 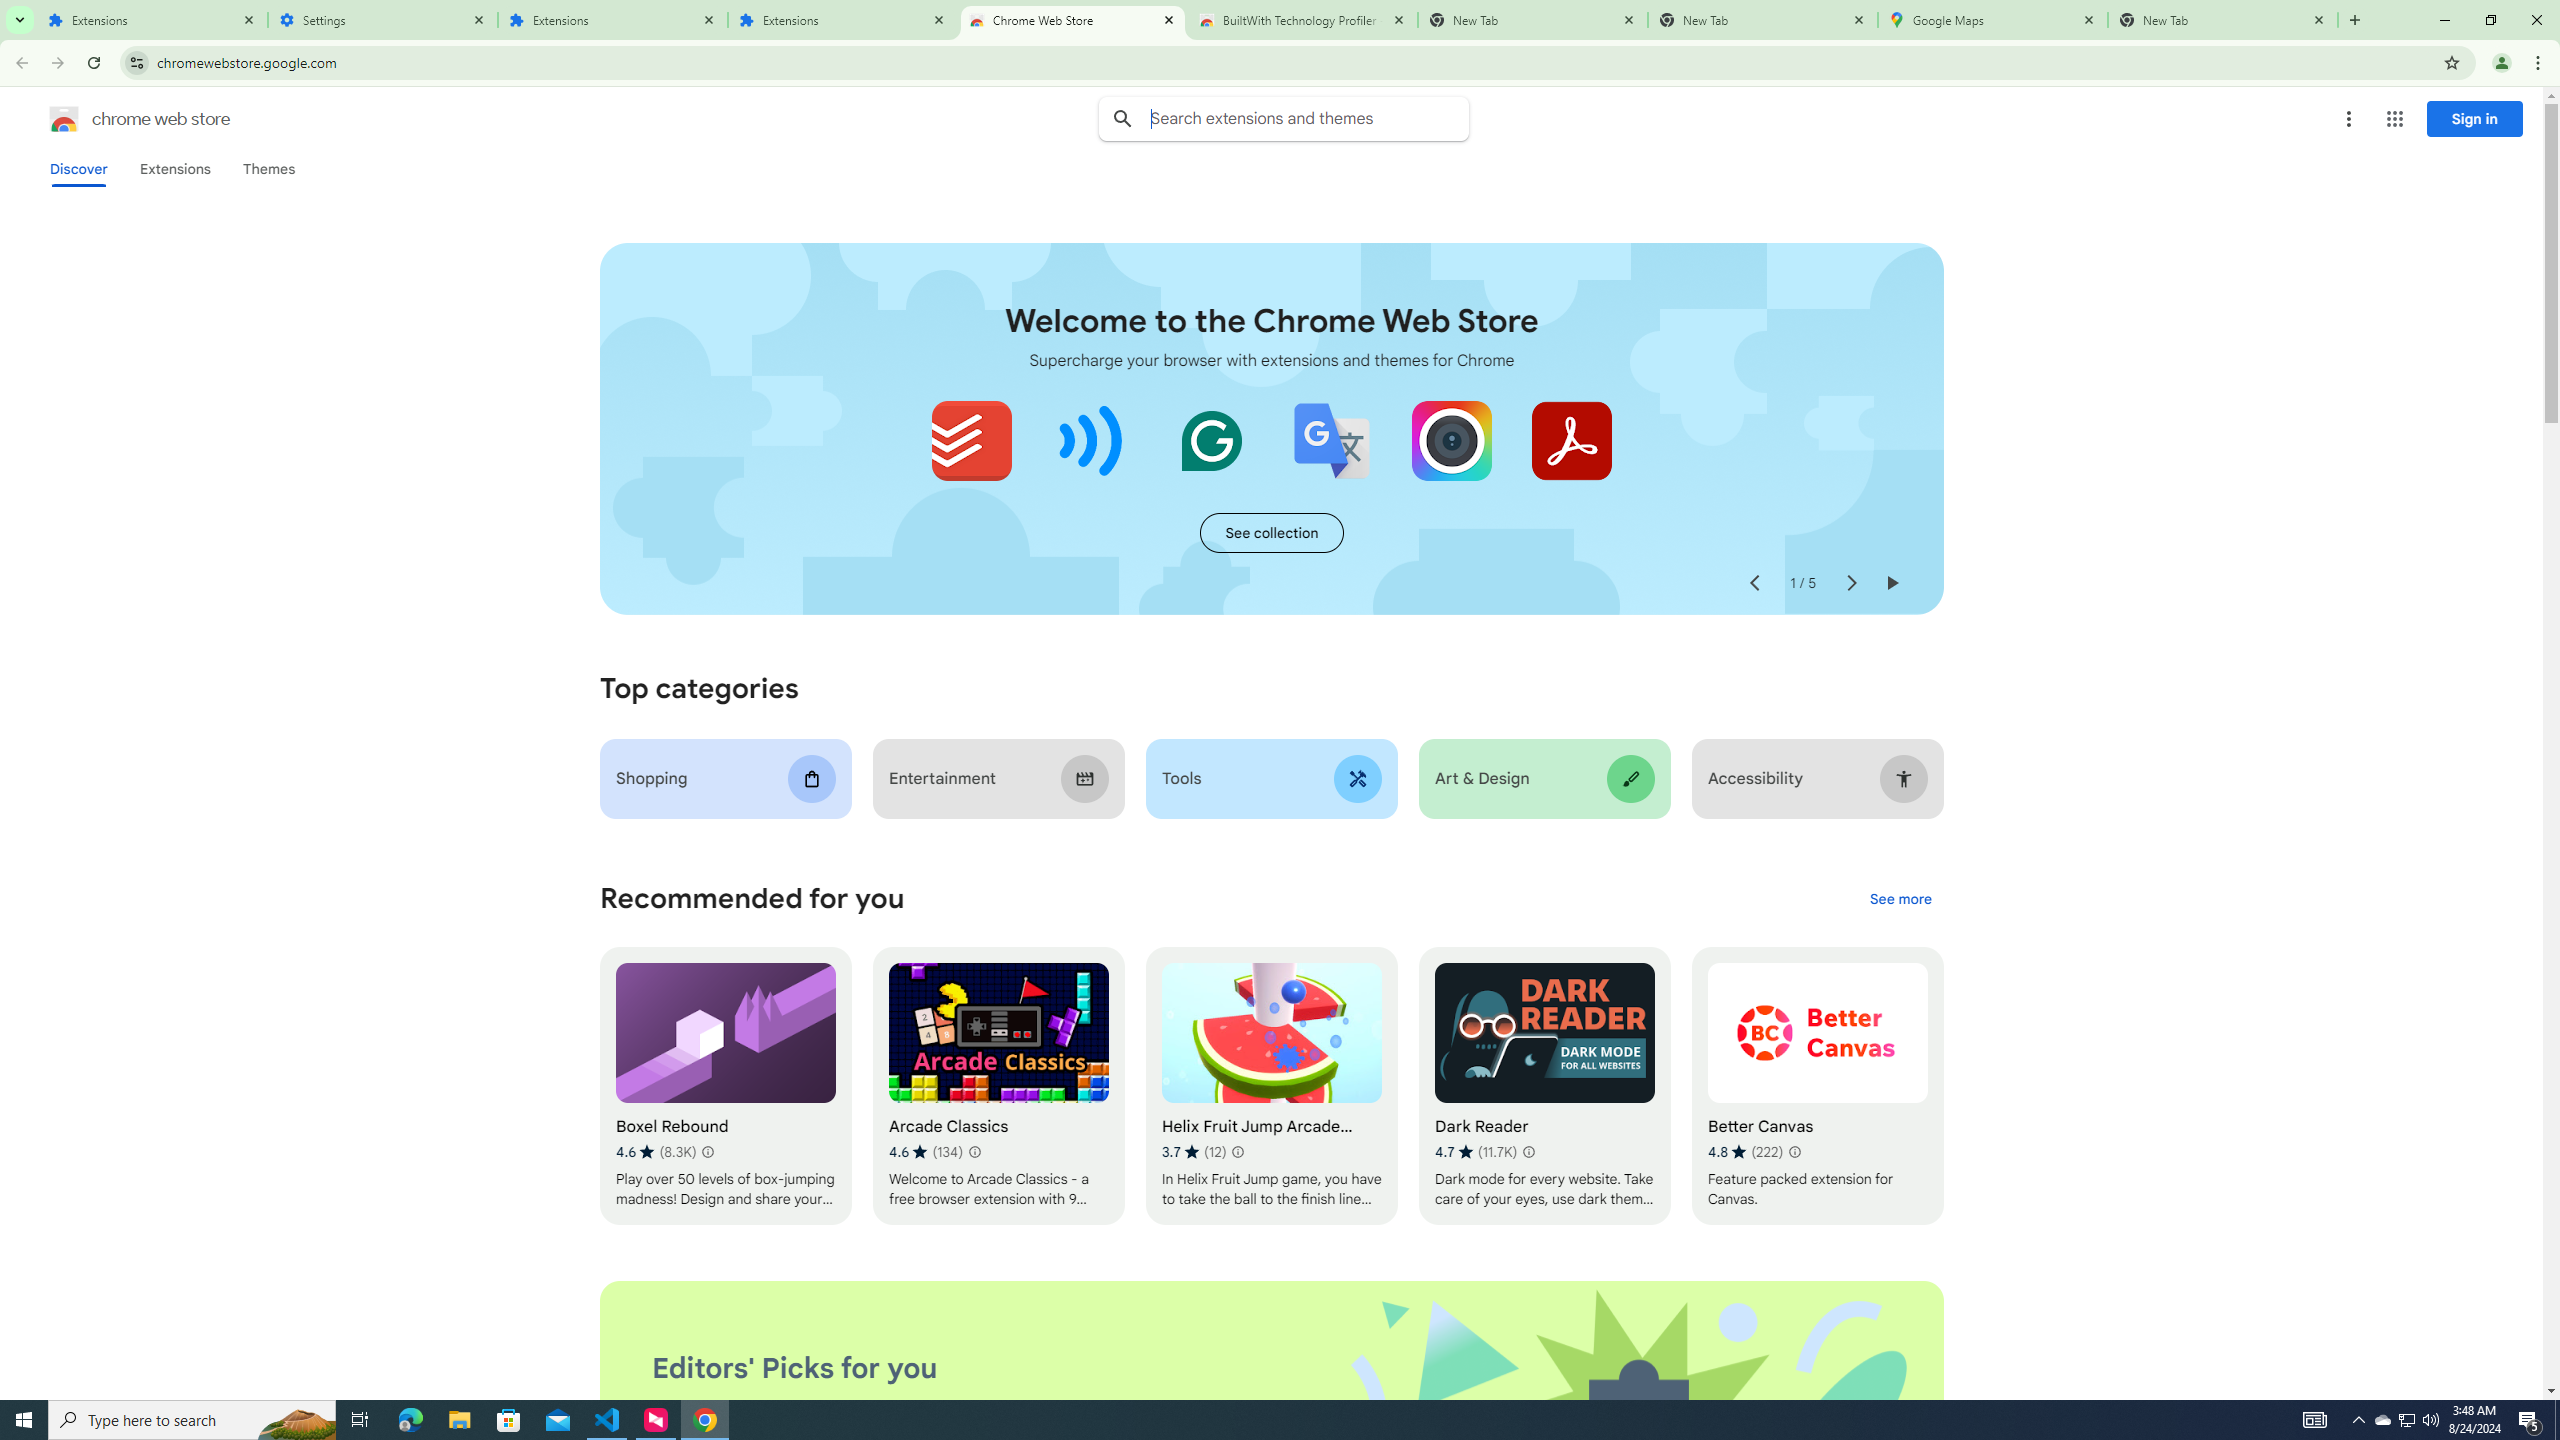 I want to click on 'Discover', so click(x=77, y=168).